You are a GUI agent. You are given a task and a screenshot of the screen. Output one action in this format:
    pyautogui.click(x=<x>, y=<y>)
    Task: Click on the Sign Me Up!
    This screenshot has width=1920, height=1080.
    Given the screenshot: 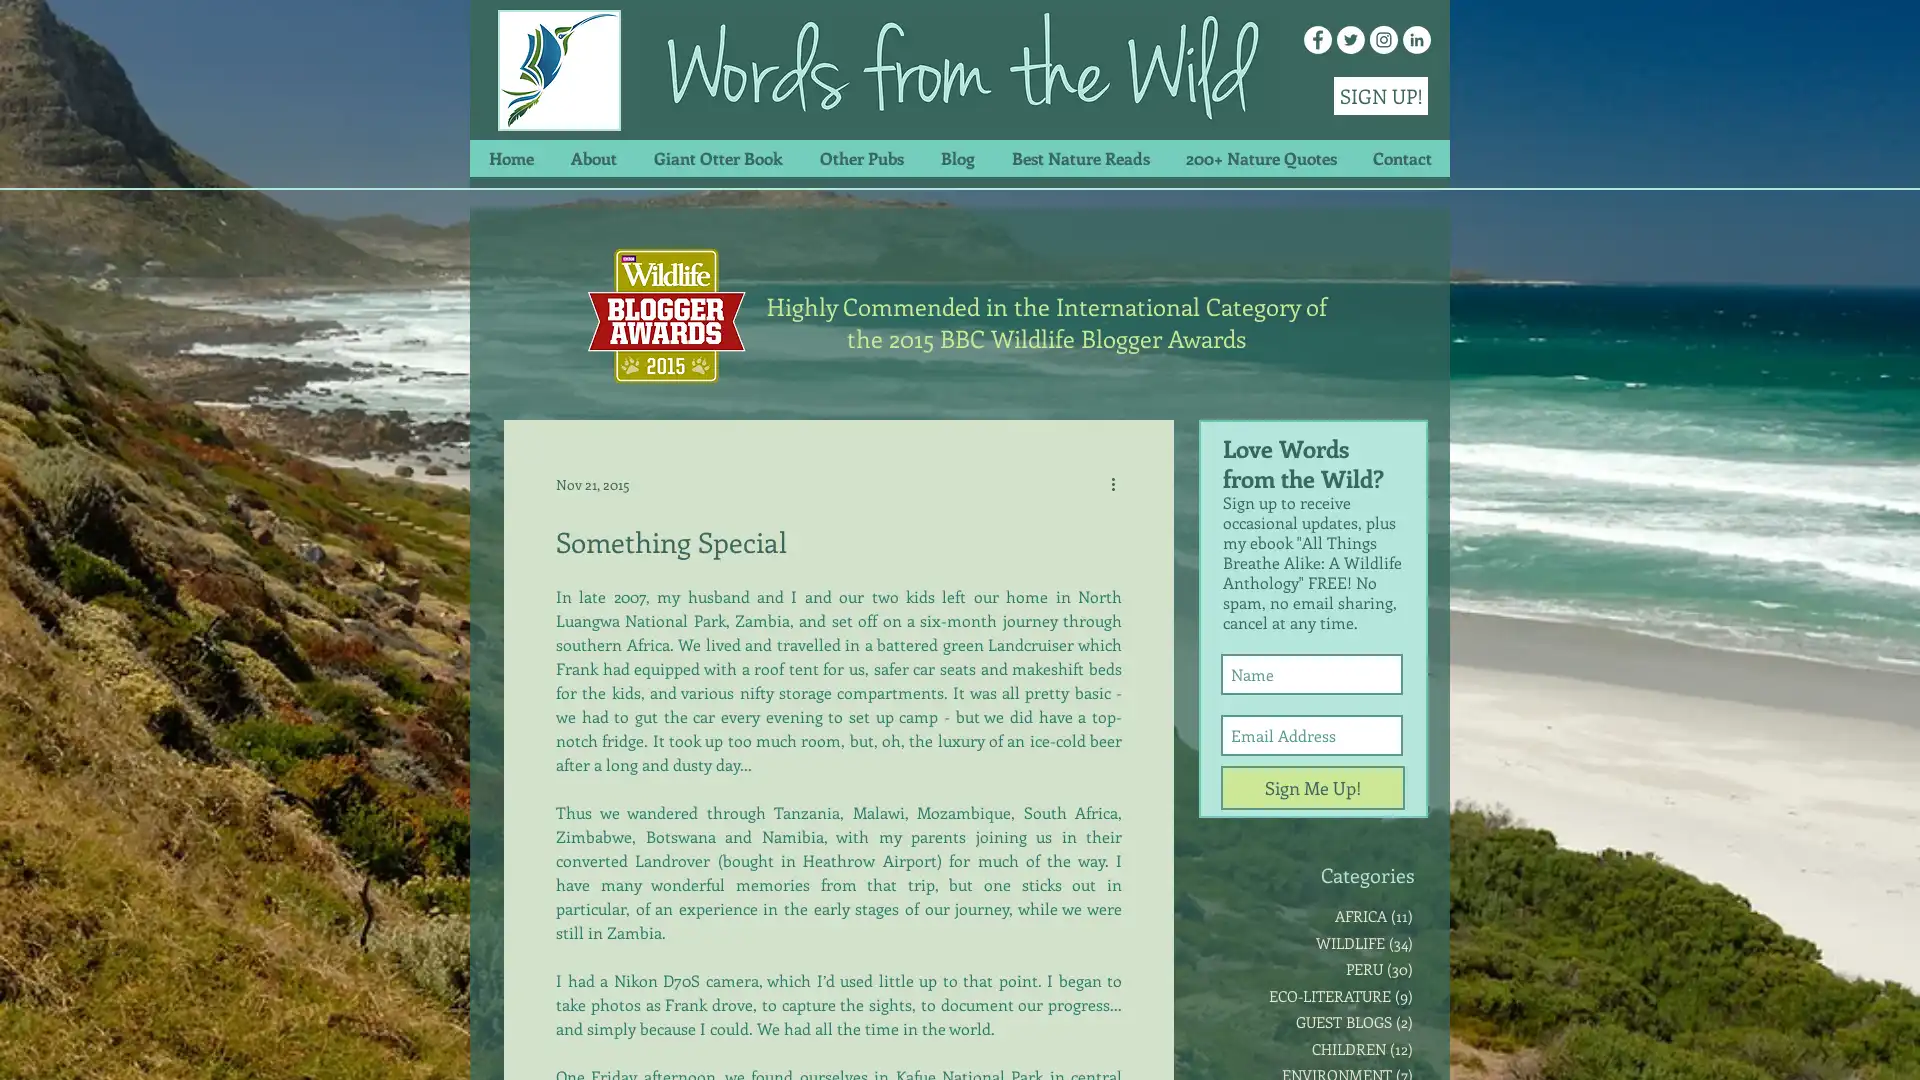 What is the action you would take?
    pyautogui.click(x=1313, y=786)
    